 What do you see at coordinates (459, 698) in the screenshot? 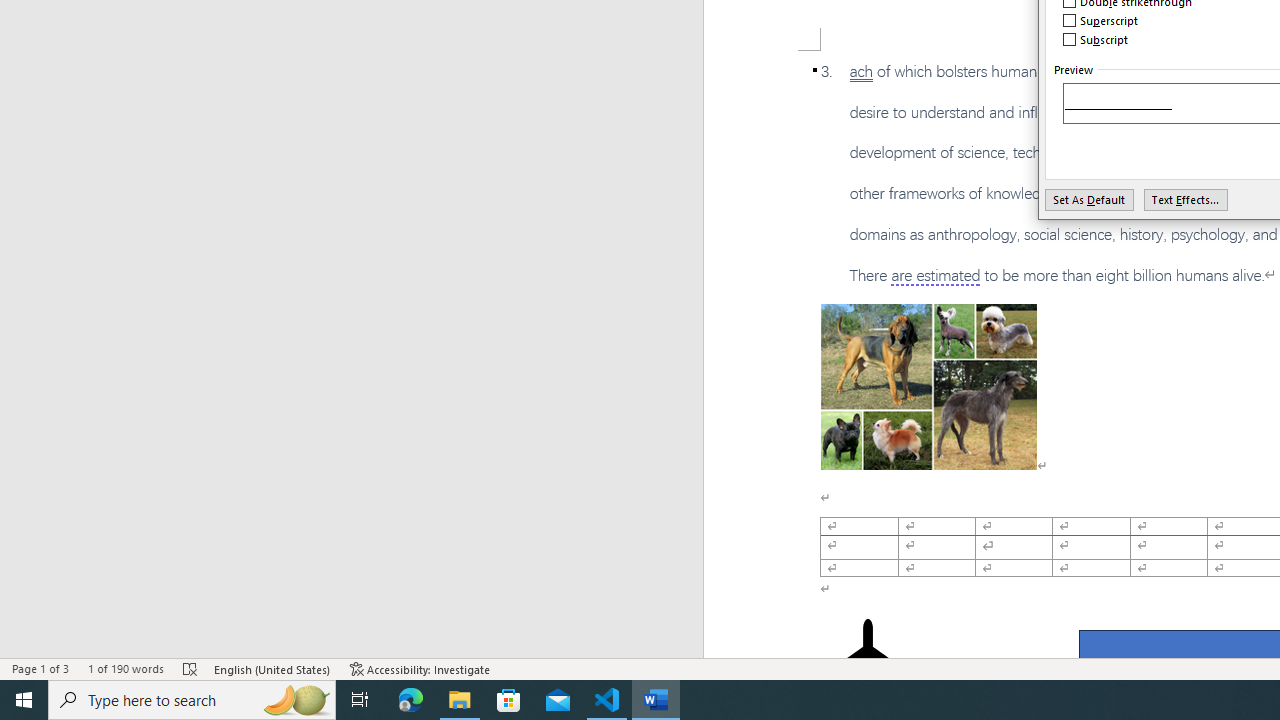
I see `'File Explorer - 1 running window'` at bounding box center [459, 698].